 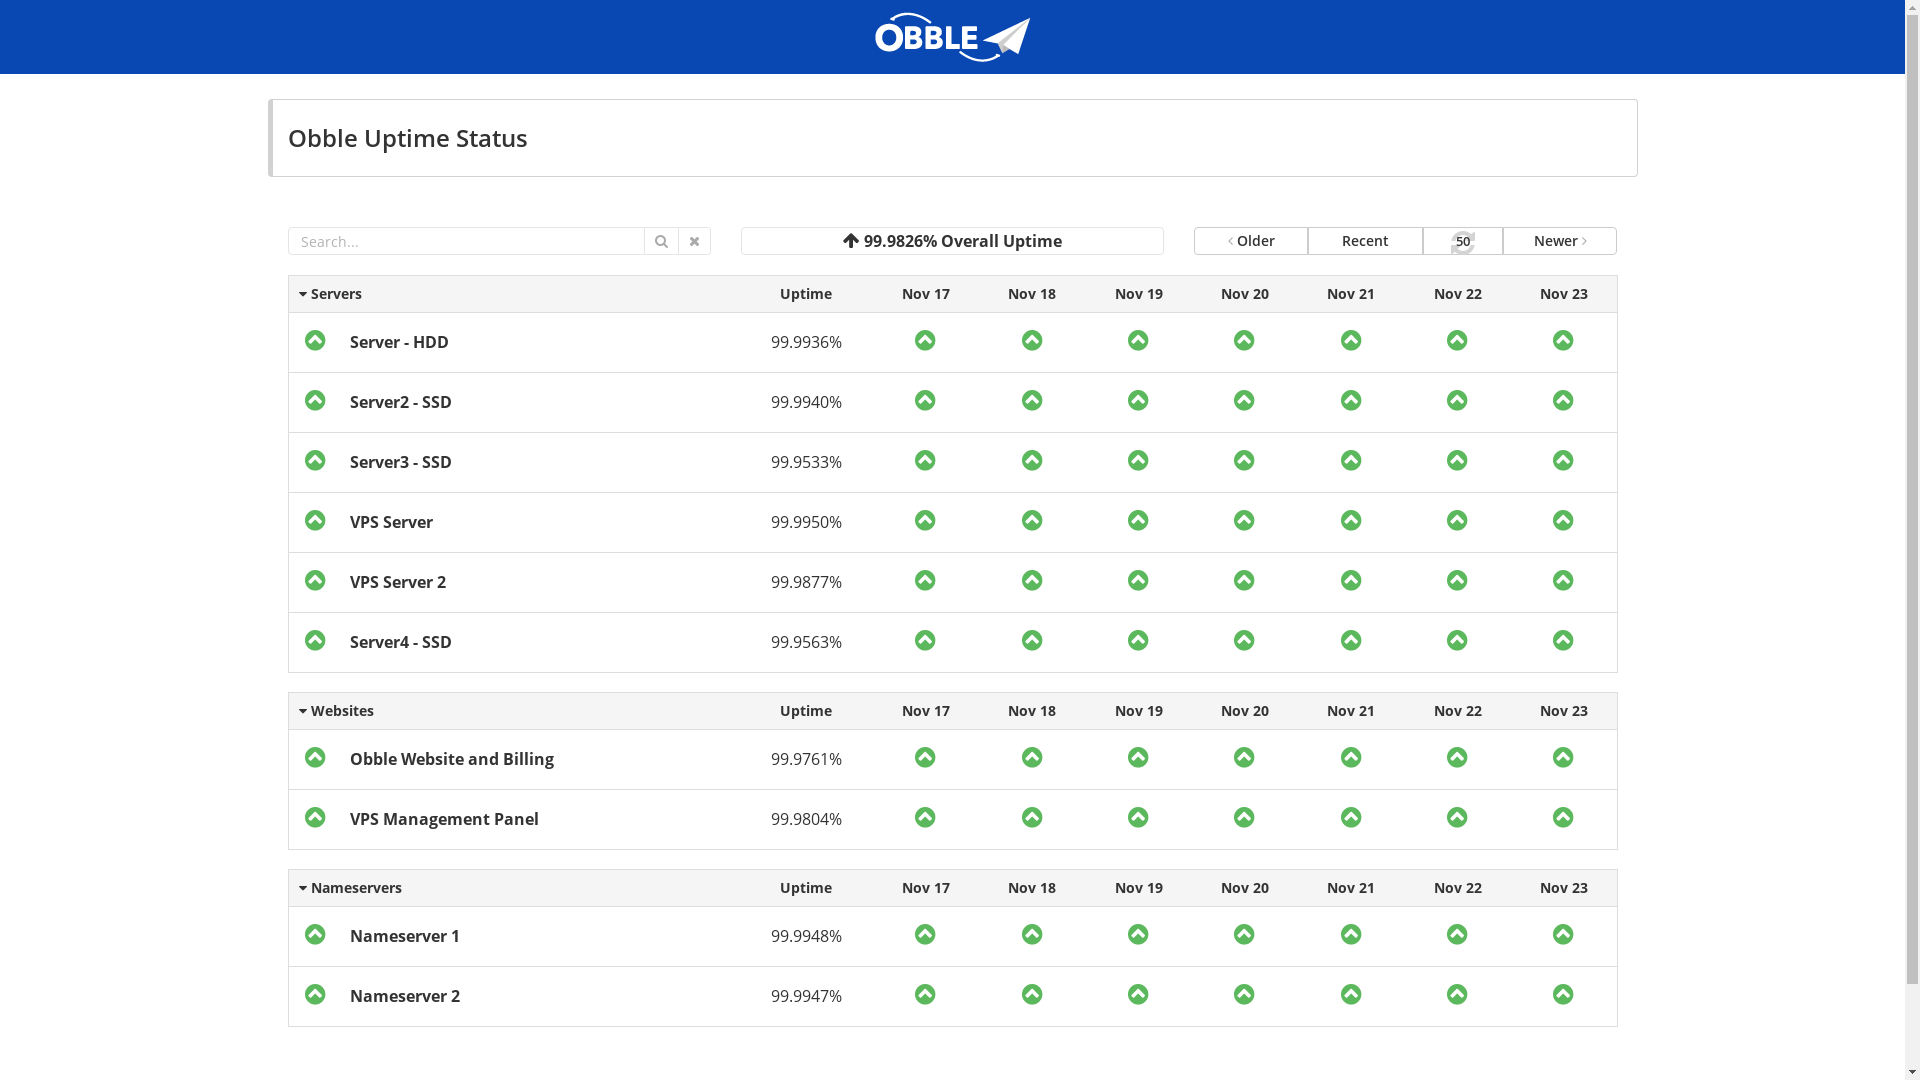 I want to click on 'Server4 - SSD', so click(x=400, y=641).